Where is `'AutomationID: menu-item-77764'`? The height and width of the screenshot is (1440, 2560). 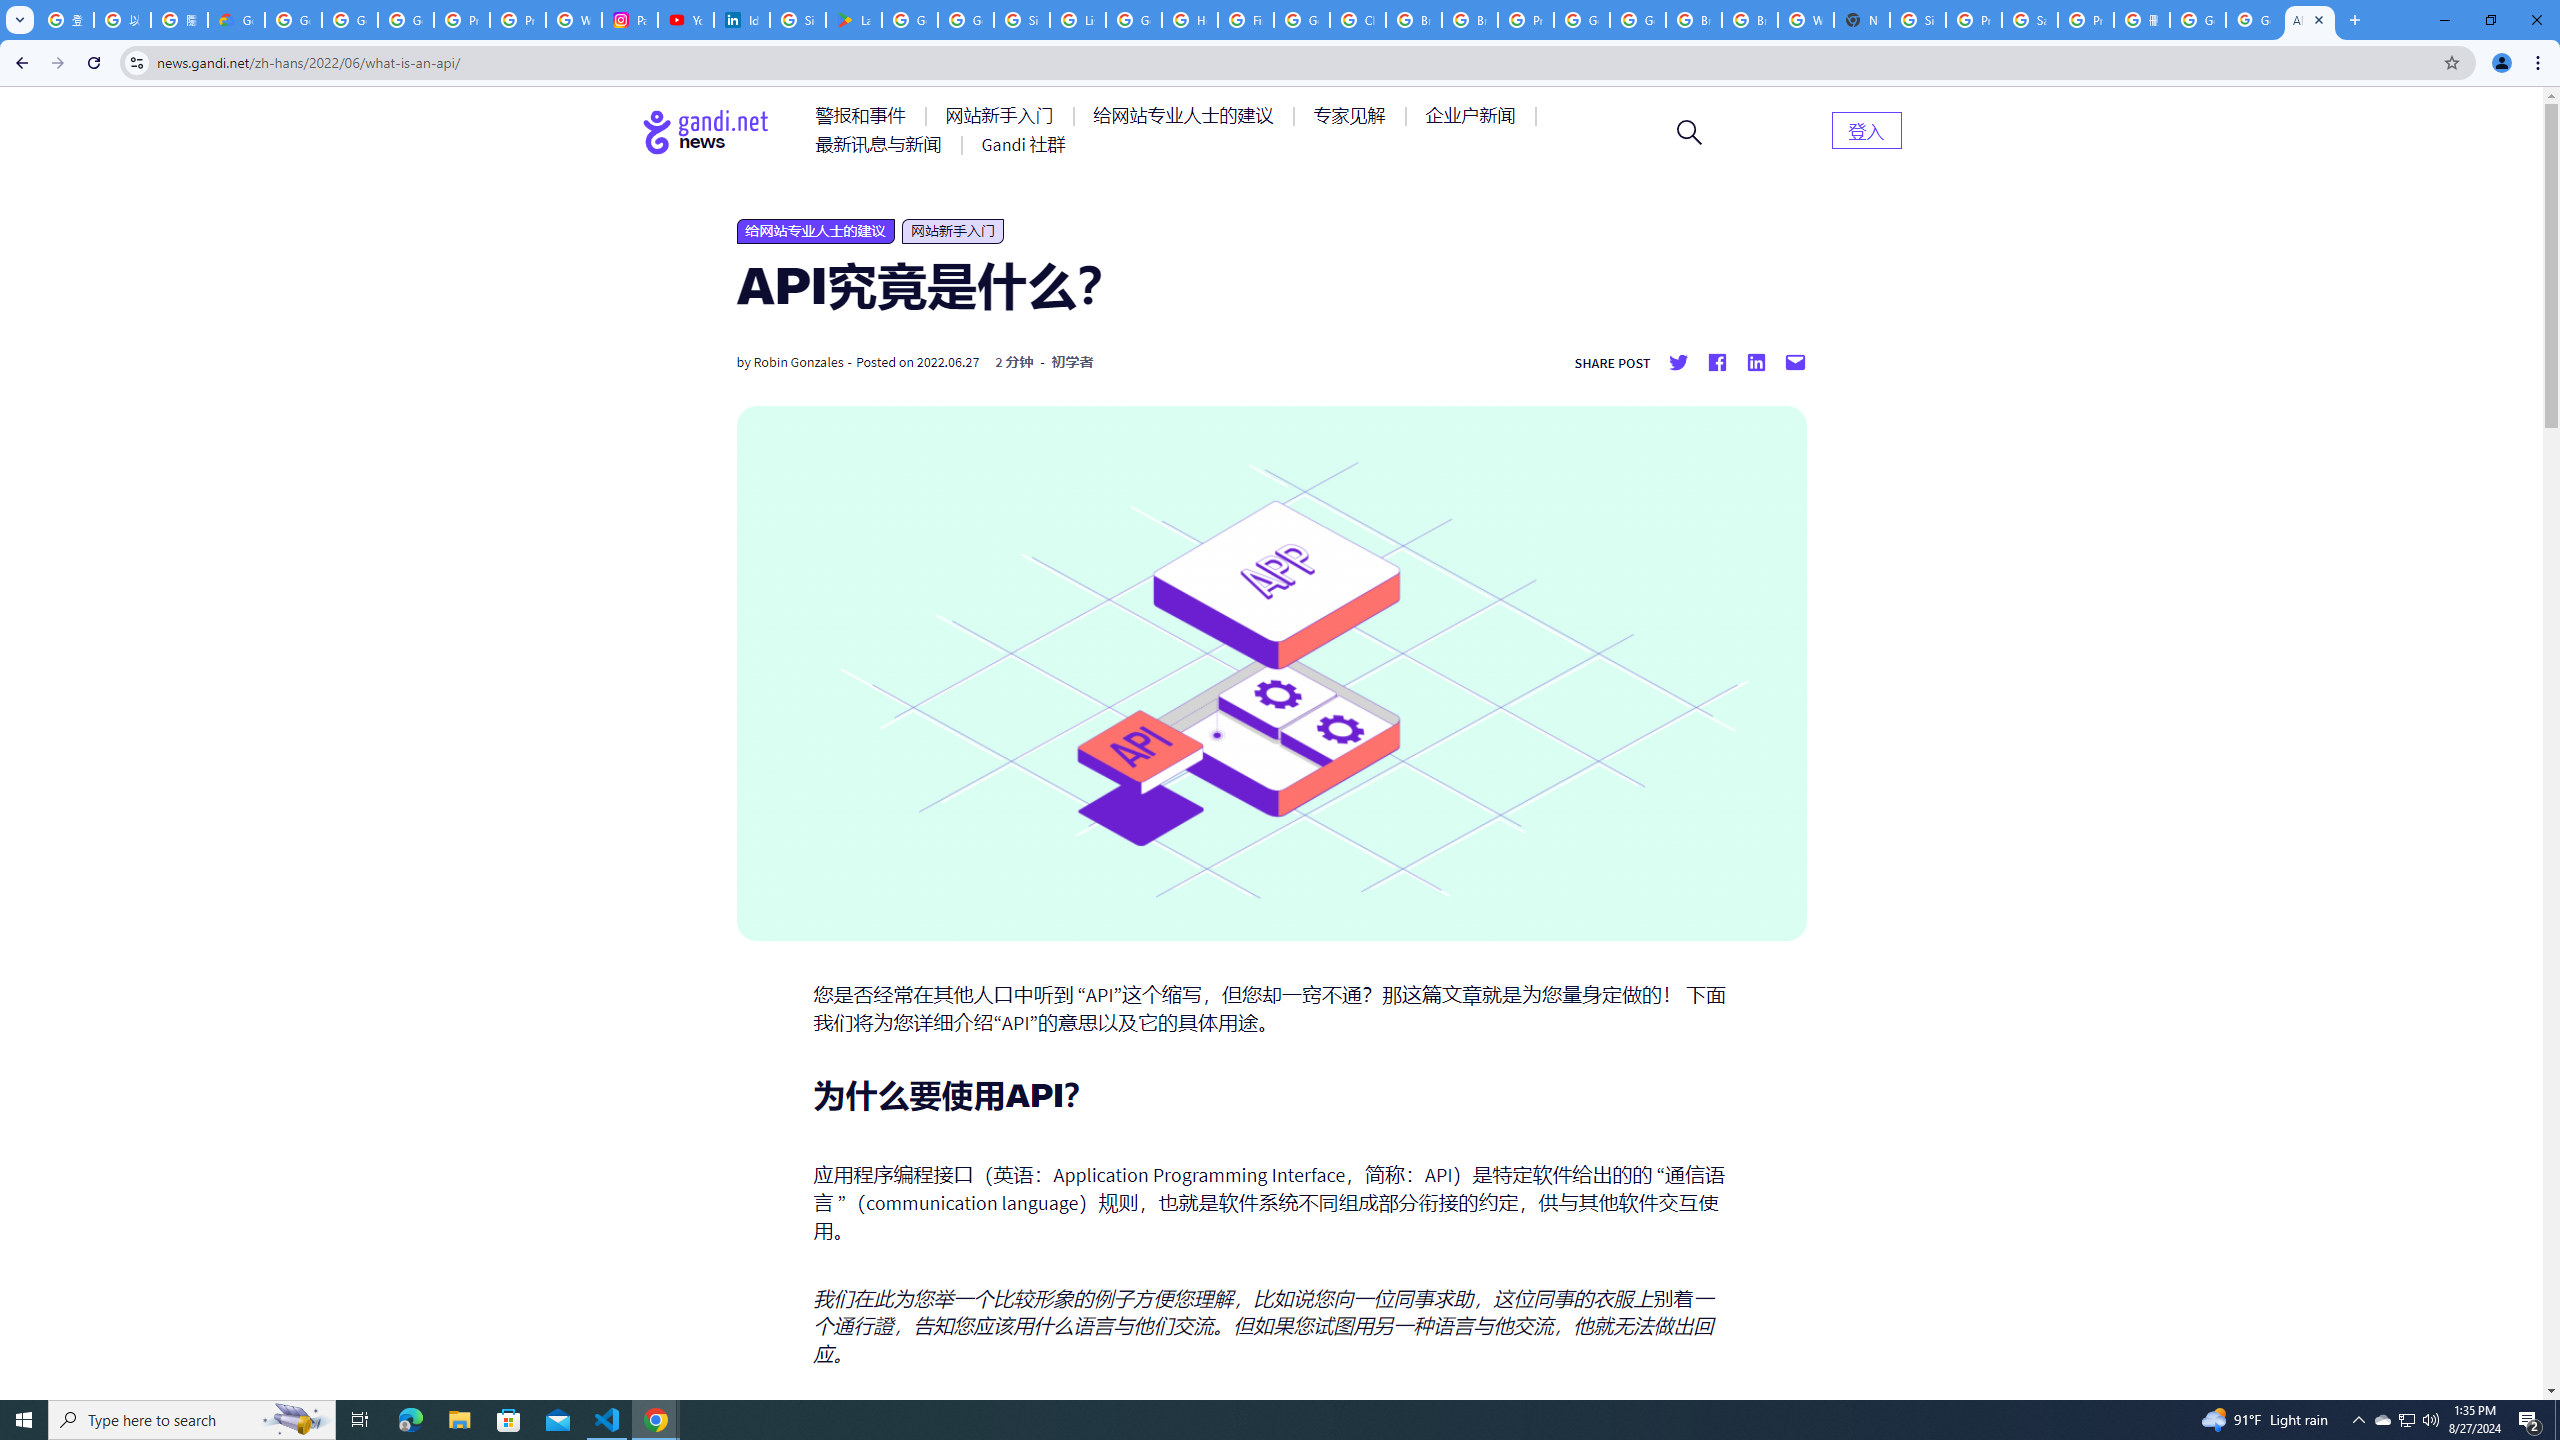
'AutomationID: menu-item-77764' is located at coordinates (1352, 114).